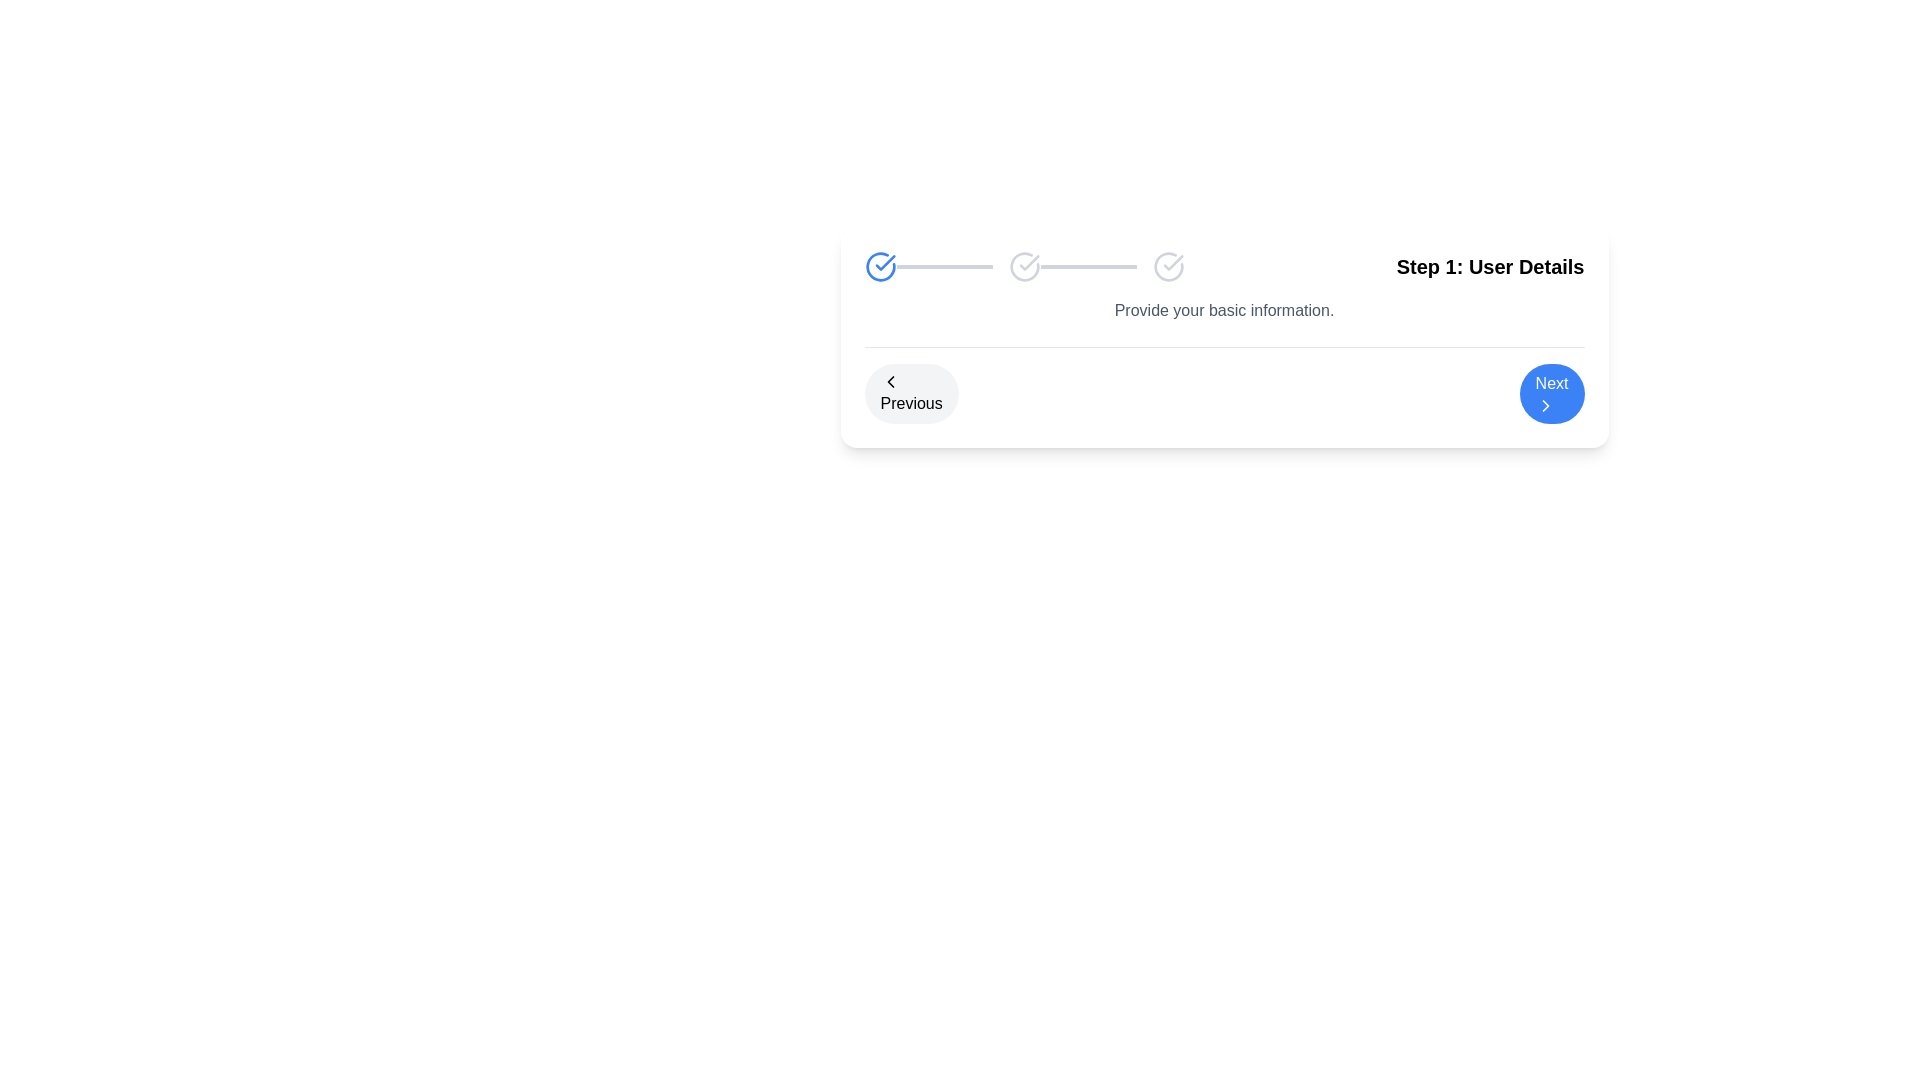 The image size is (1920, 1080). What do you see at coordinates (1223, 311) in the screenshot?
I see `the text label displaying 'Provide your basic information.' which is styled with a gray and medium-sized font, located beneath the title 'Step 1: User Details.'` at bounding box center [1223, 311].